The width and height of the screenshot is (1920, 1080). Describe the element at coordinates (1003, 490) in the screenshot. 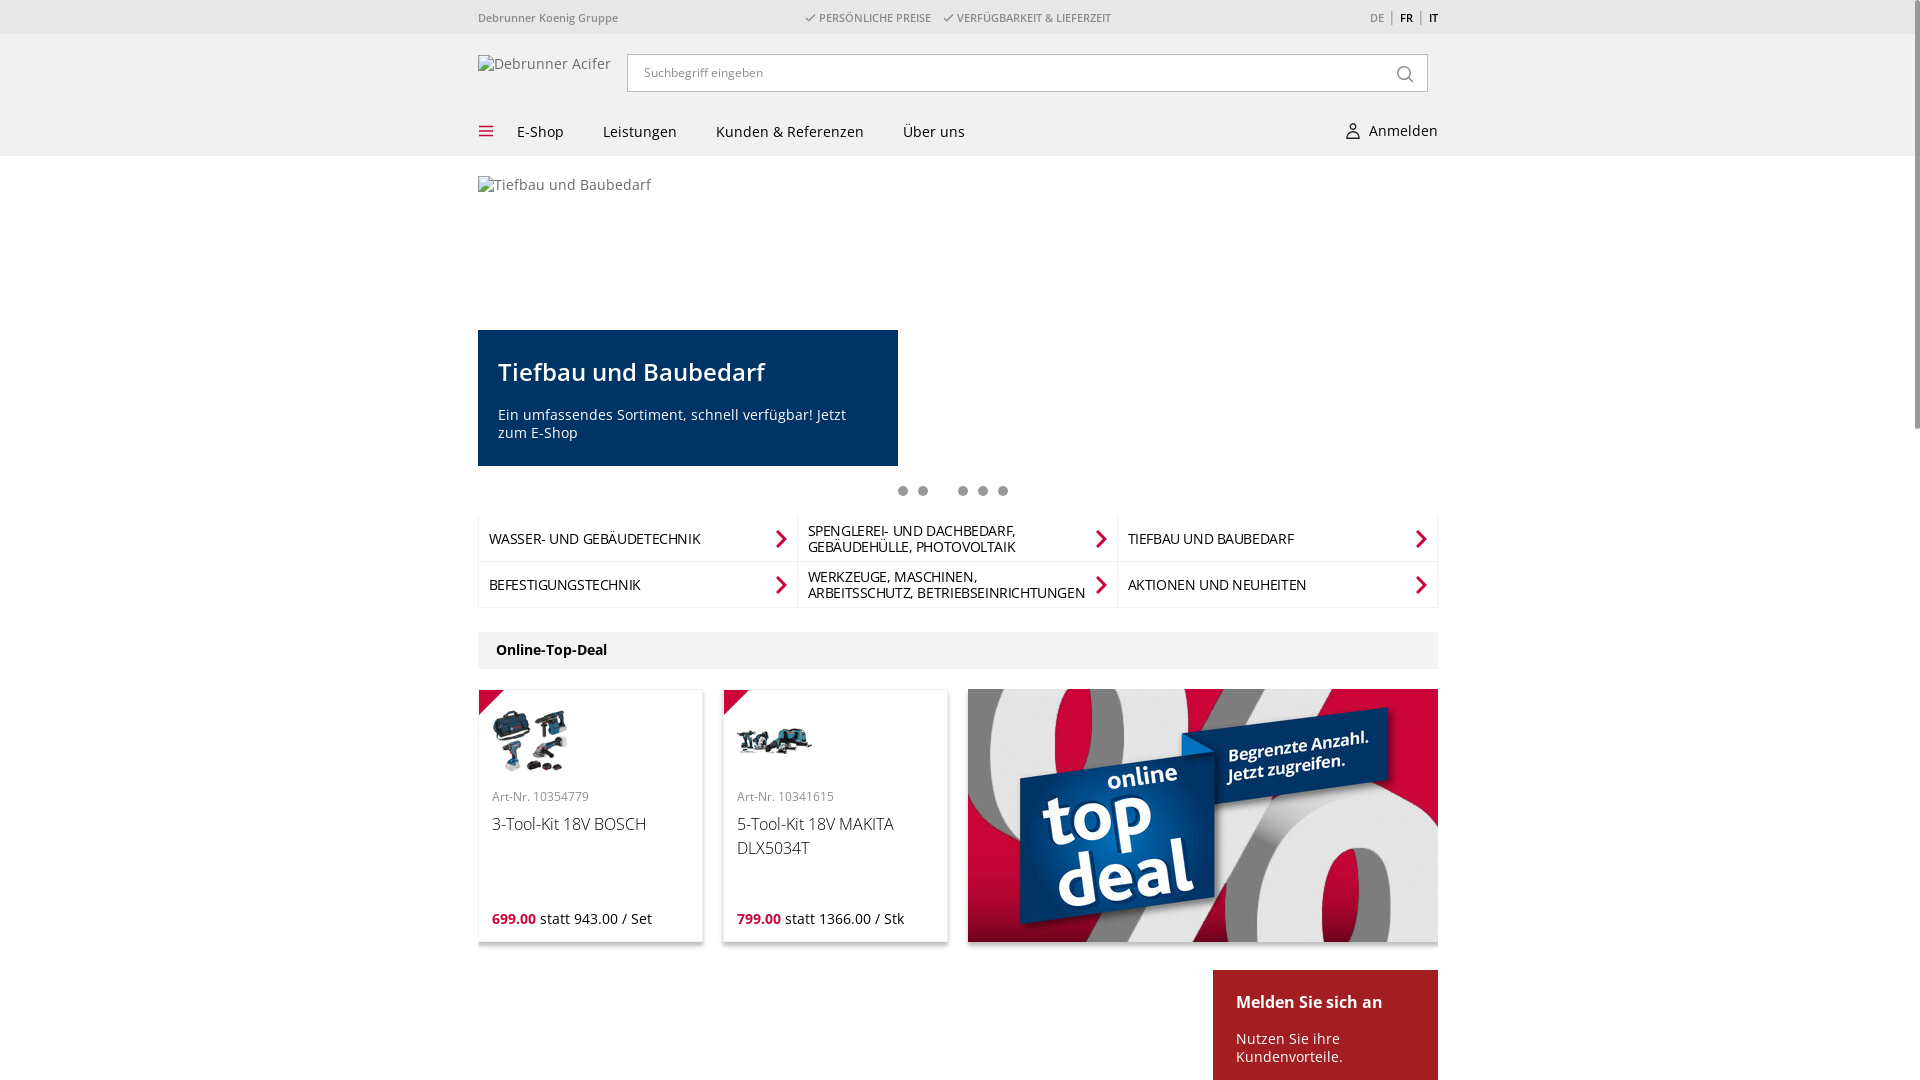

I see `'6'` at that location.